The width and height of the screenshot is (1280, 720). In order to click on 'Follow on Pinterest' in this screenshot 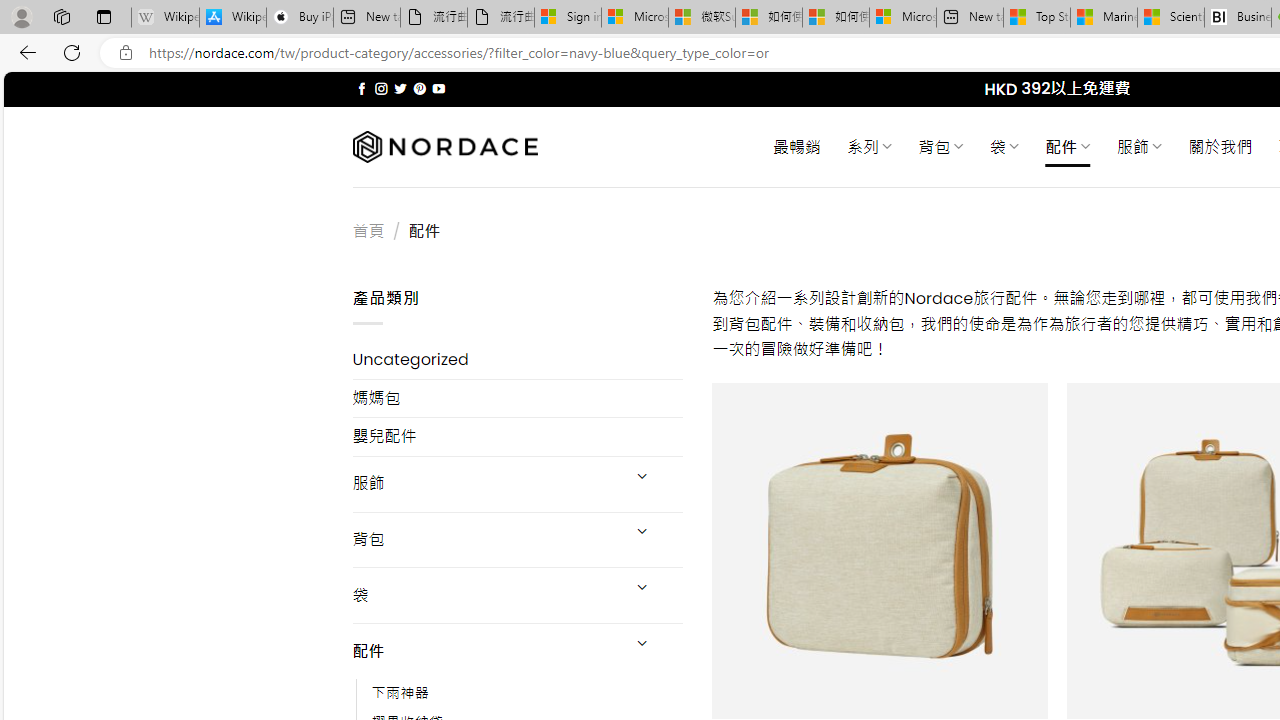, I will do `click(418, 88)`.